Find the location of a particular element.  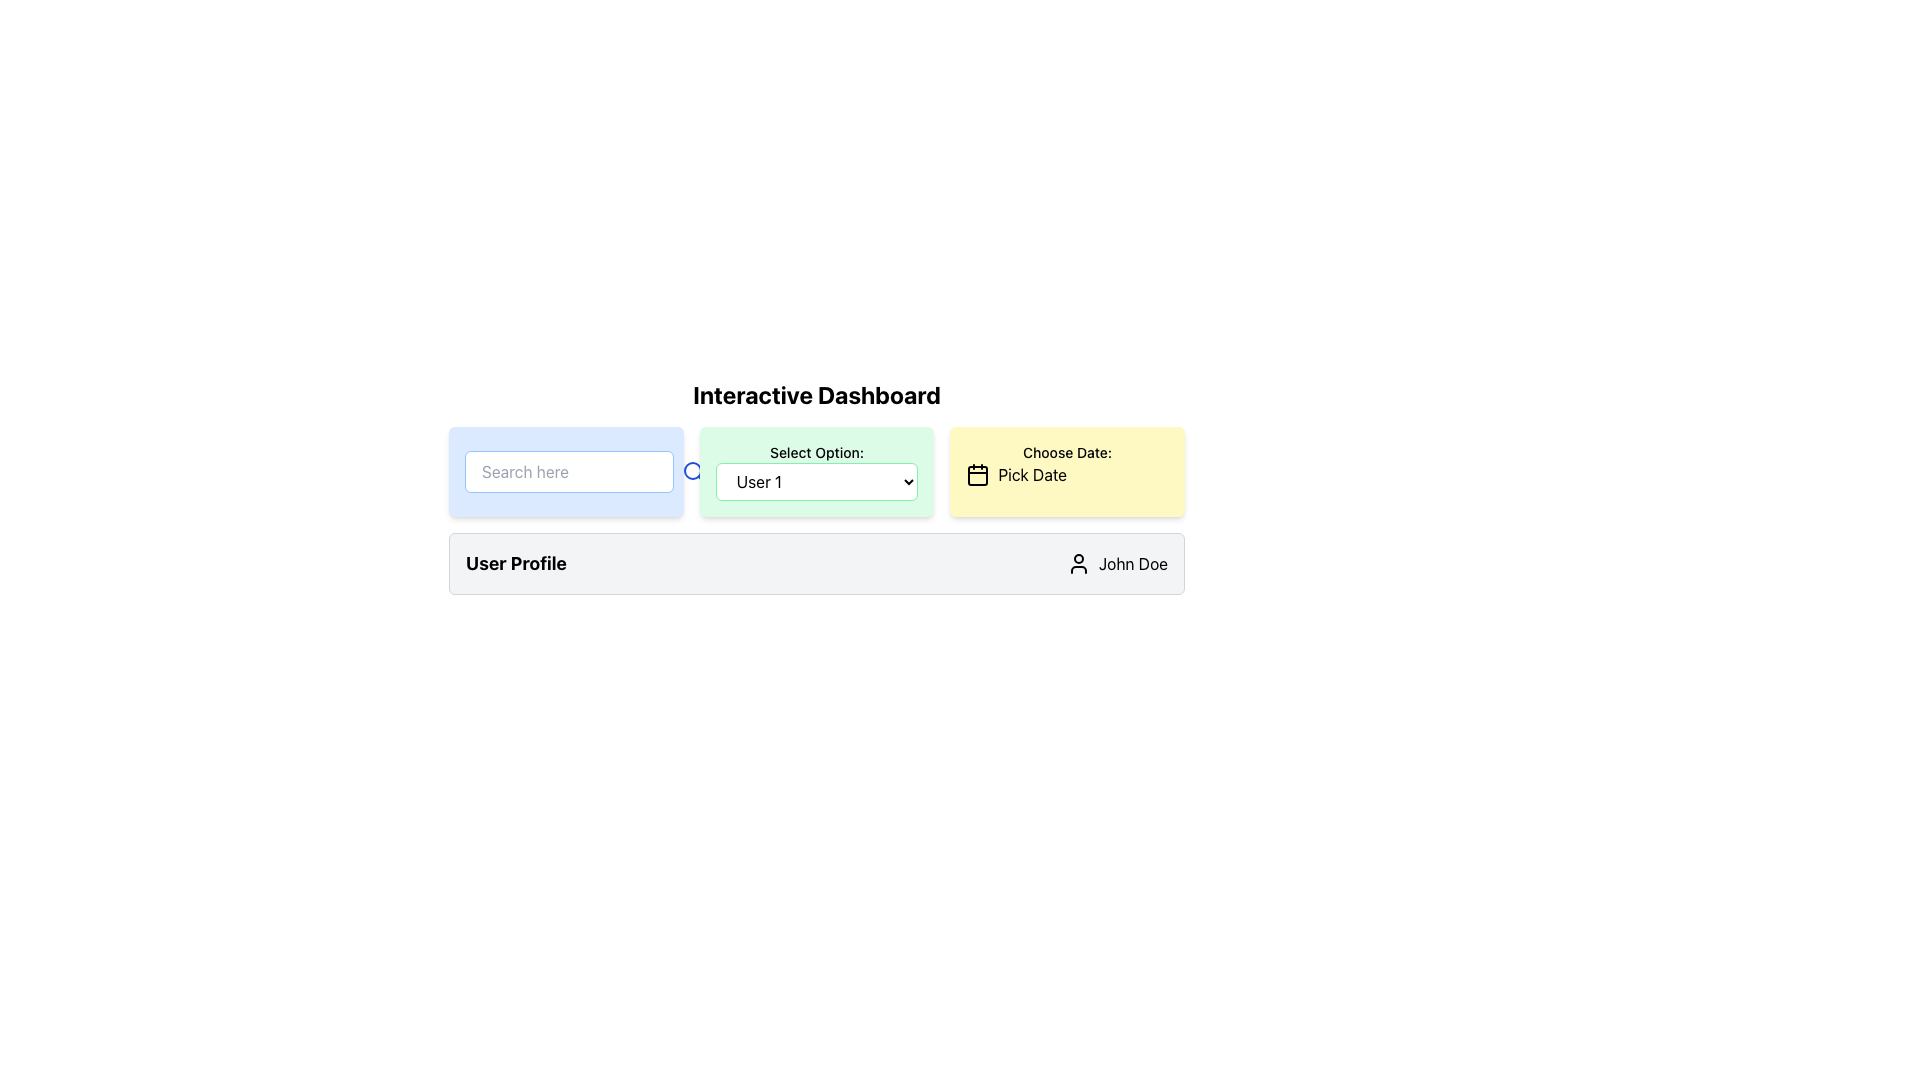

the Label with an icon that displays 'John Doe' near the bottom right of the 'User Profile' box is located at coordinates (1116, 563).